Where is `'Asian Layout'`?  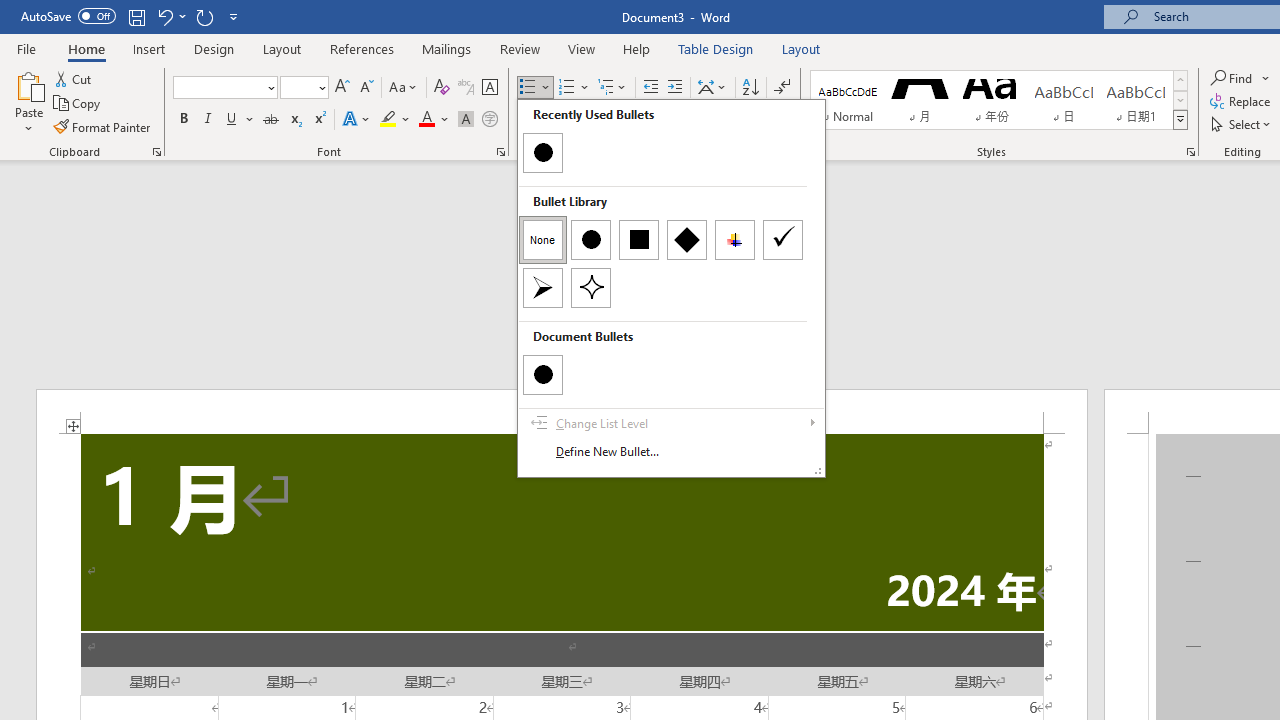 'Asian Layout' is located at coordinates (712, 86).